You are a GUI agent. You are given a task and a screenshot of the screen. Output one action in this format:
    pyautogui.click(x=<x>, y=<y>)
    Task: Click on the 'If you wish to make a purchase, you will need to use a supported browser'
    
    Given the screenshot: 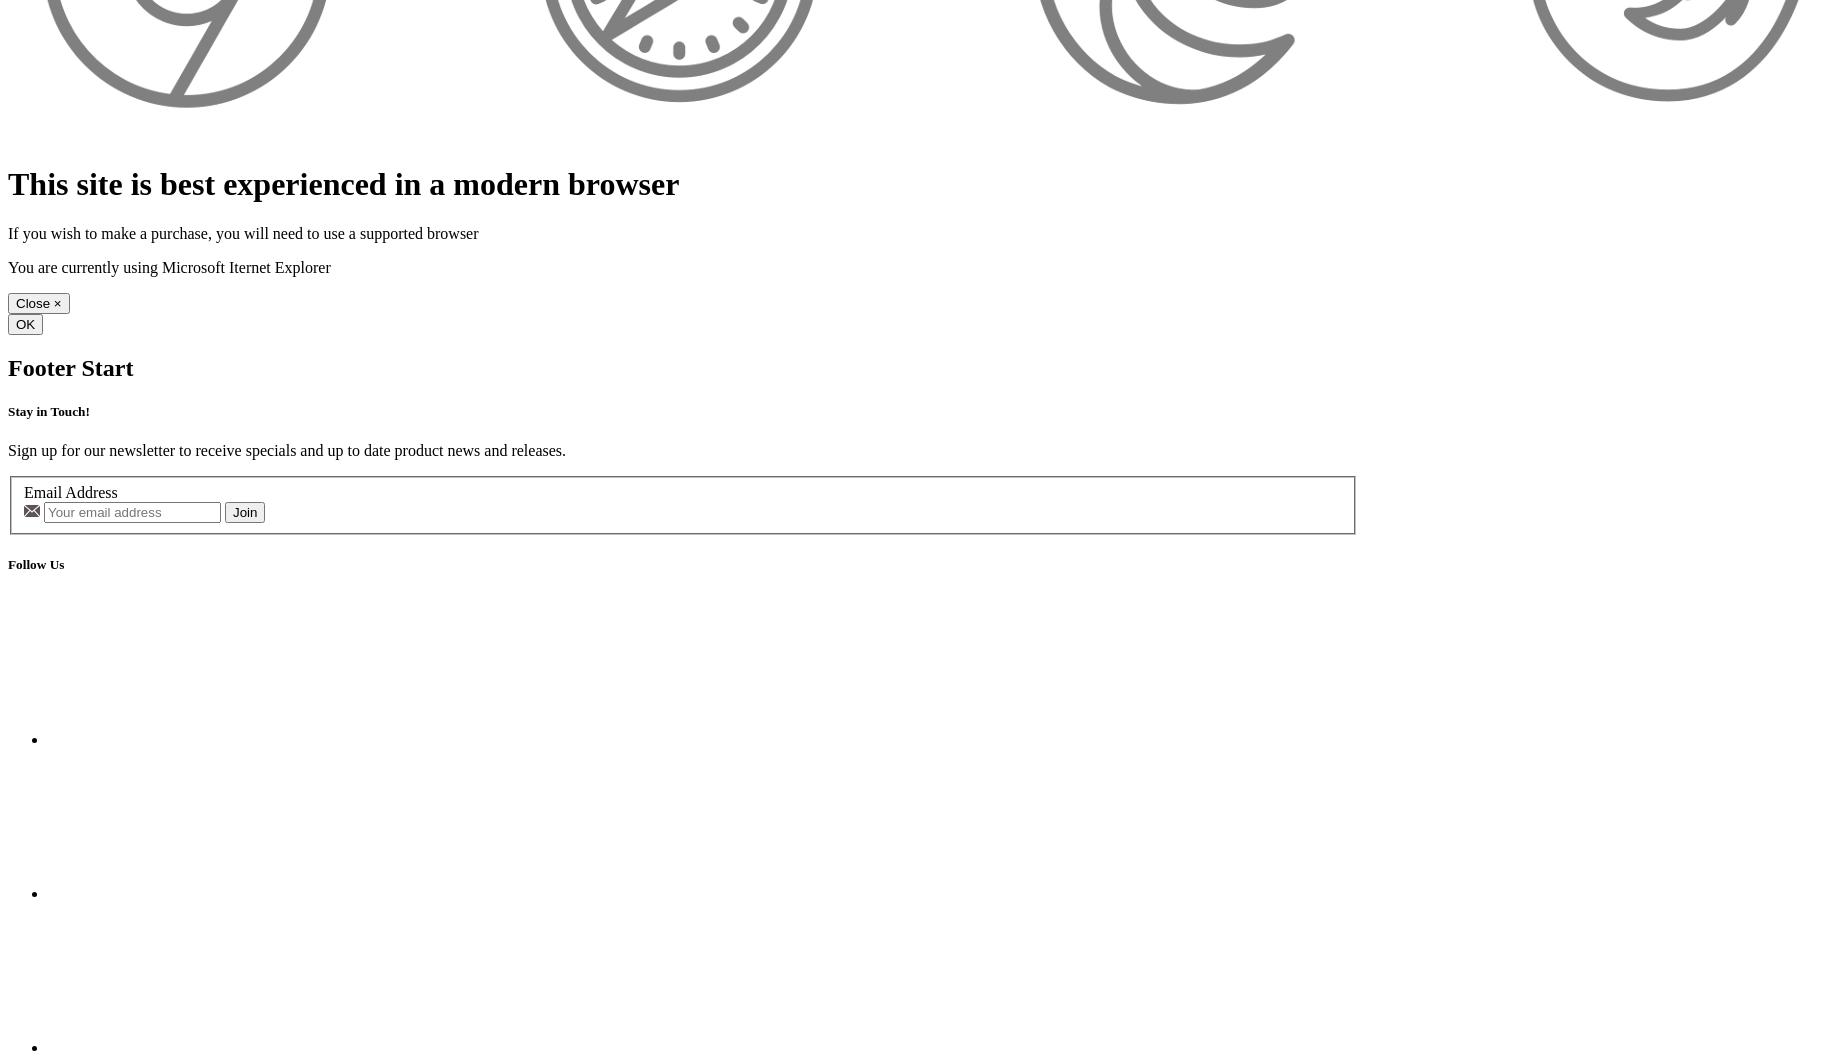 What is the action you would take?
    pyautogui.click(x=242, y=231)
    